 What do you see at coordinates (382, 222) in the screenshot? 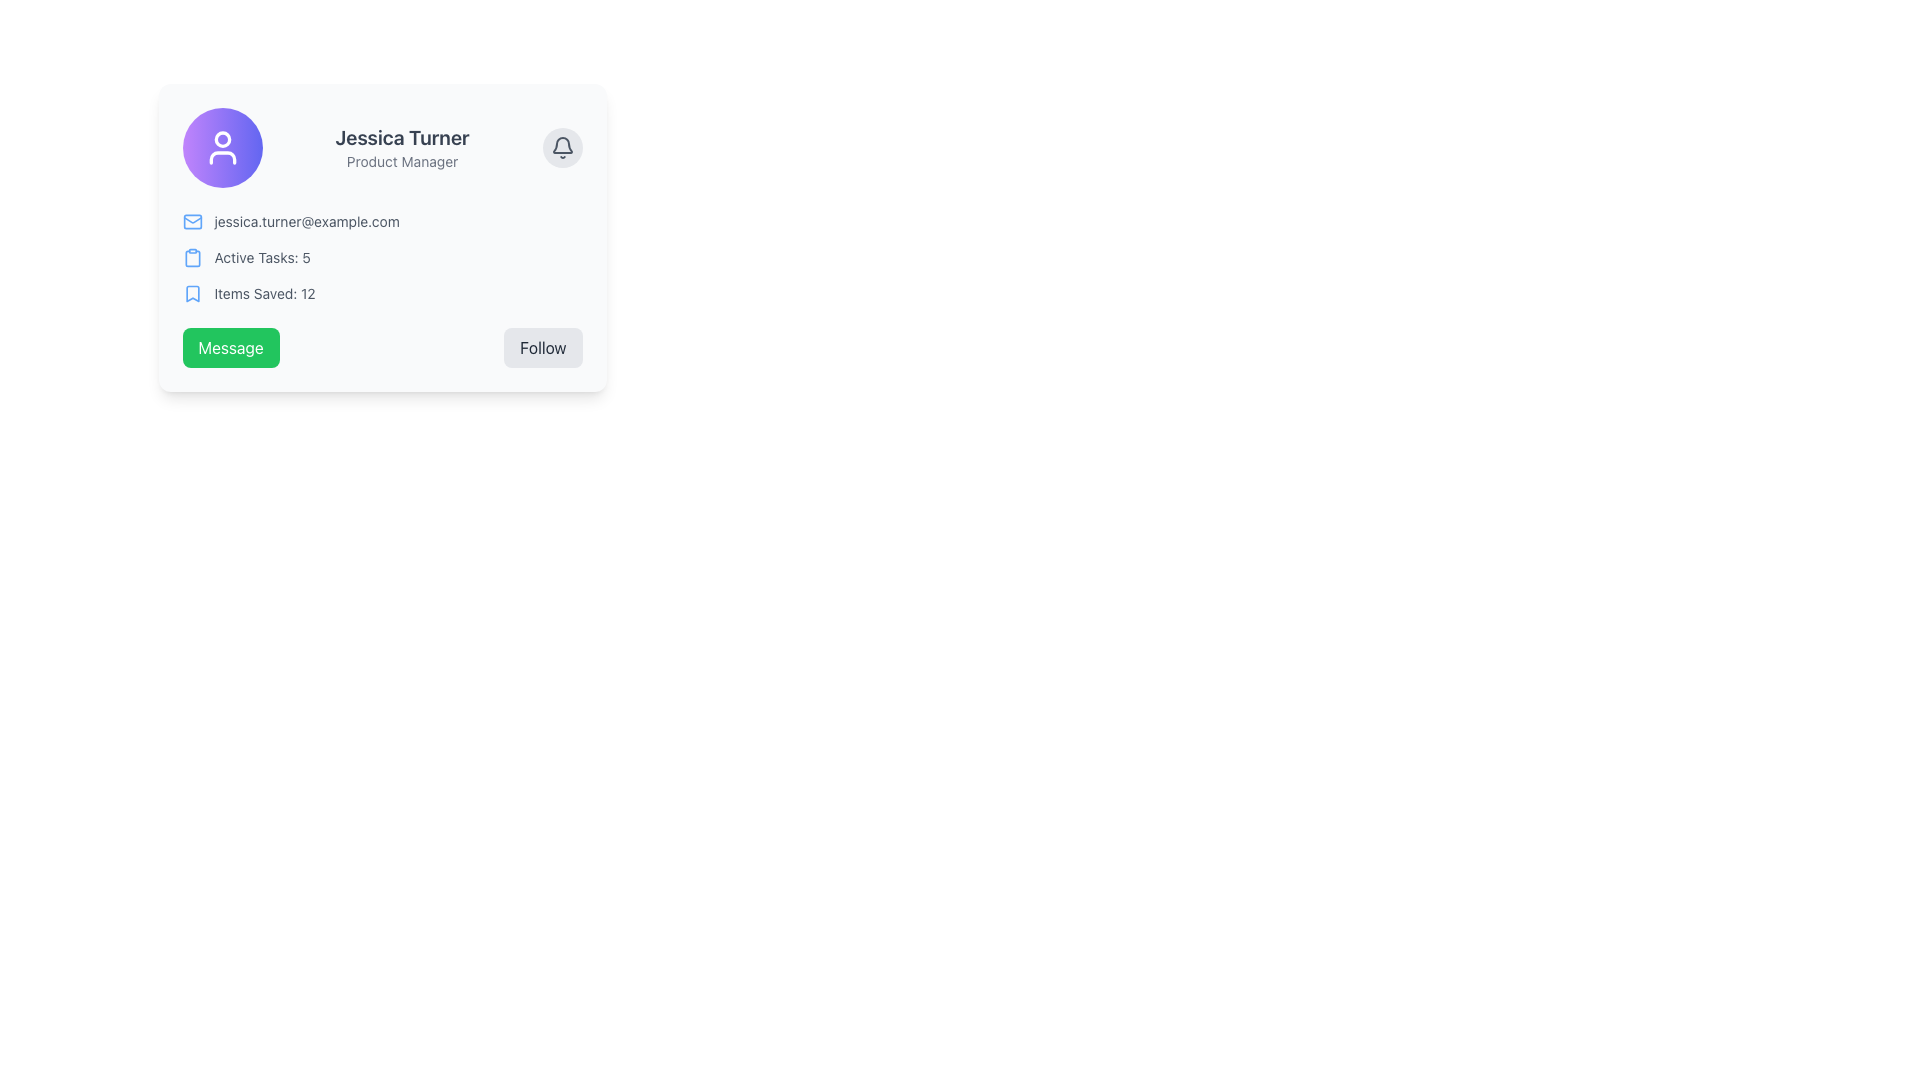
I see `the Email display section that contains the blue email icon and the gray email address 'jessica.turner@example.com', located in the middle of the user profile card, beneath the user's name and job title` at bounding box center [382, 222].